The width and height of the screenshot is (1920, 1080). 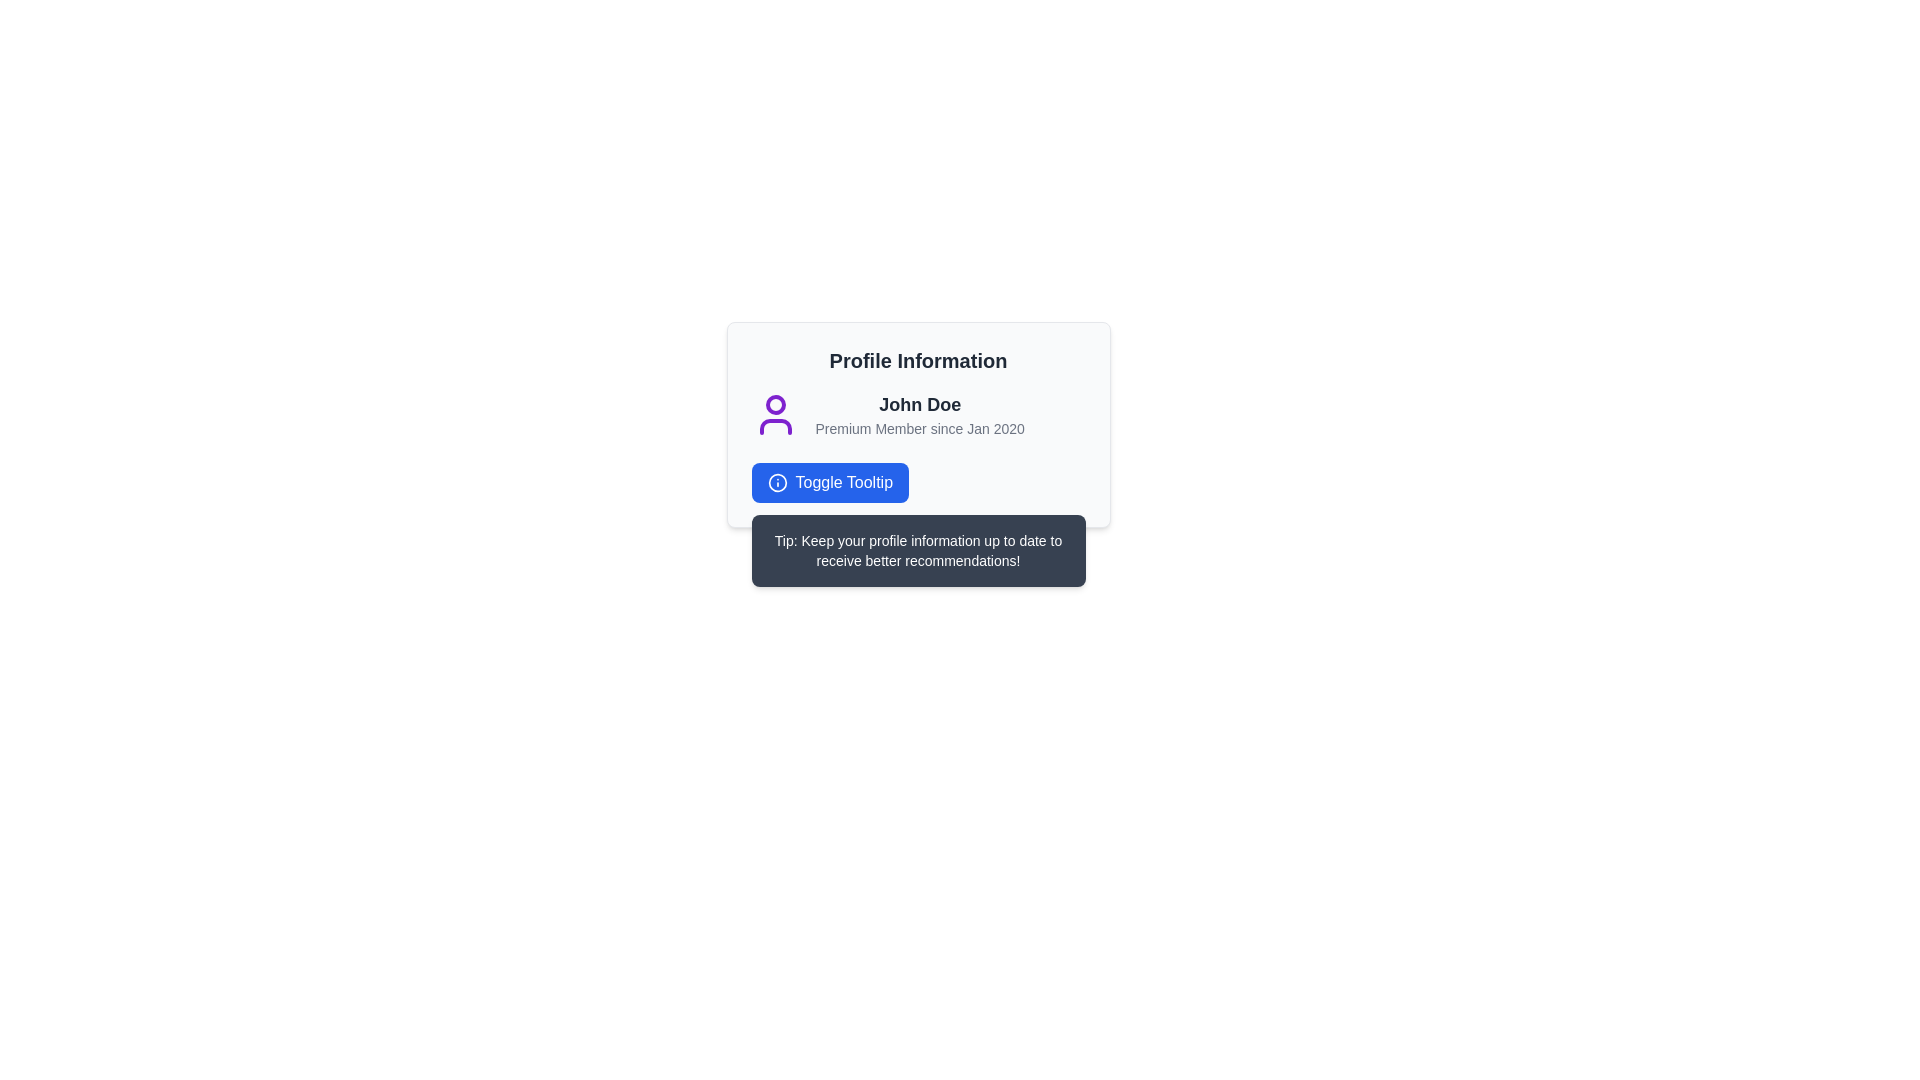 I want to click on the Text Label displaying the user's name in the profile interface, which is centrally aligned below 'Profile Information' and next to the avatar icon, so click(x=919, y=405).